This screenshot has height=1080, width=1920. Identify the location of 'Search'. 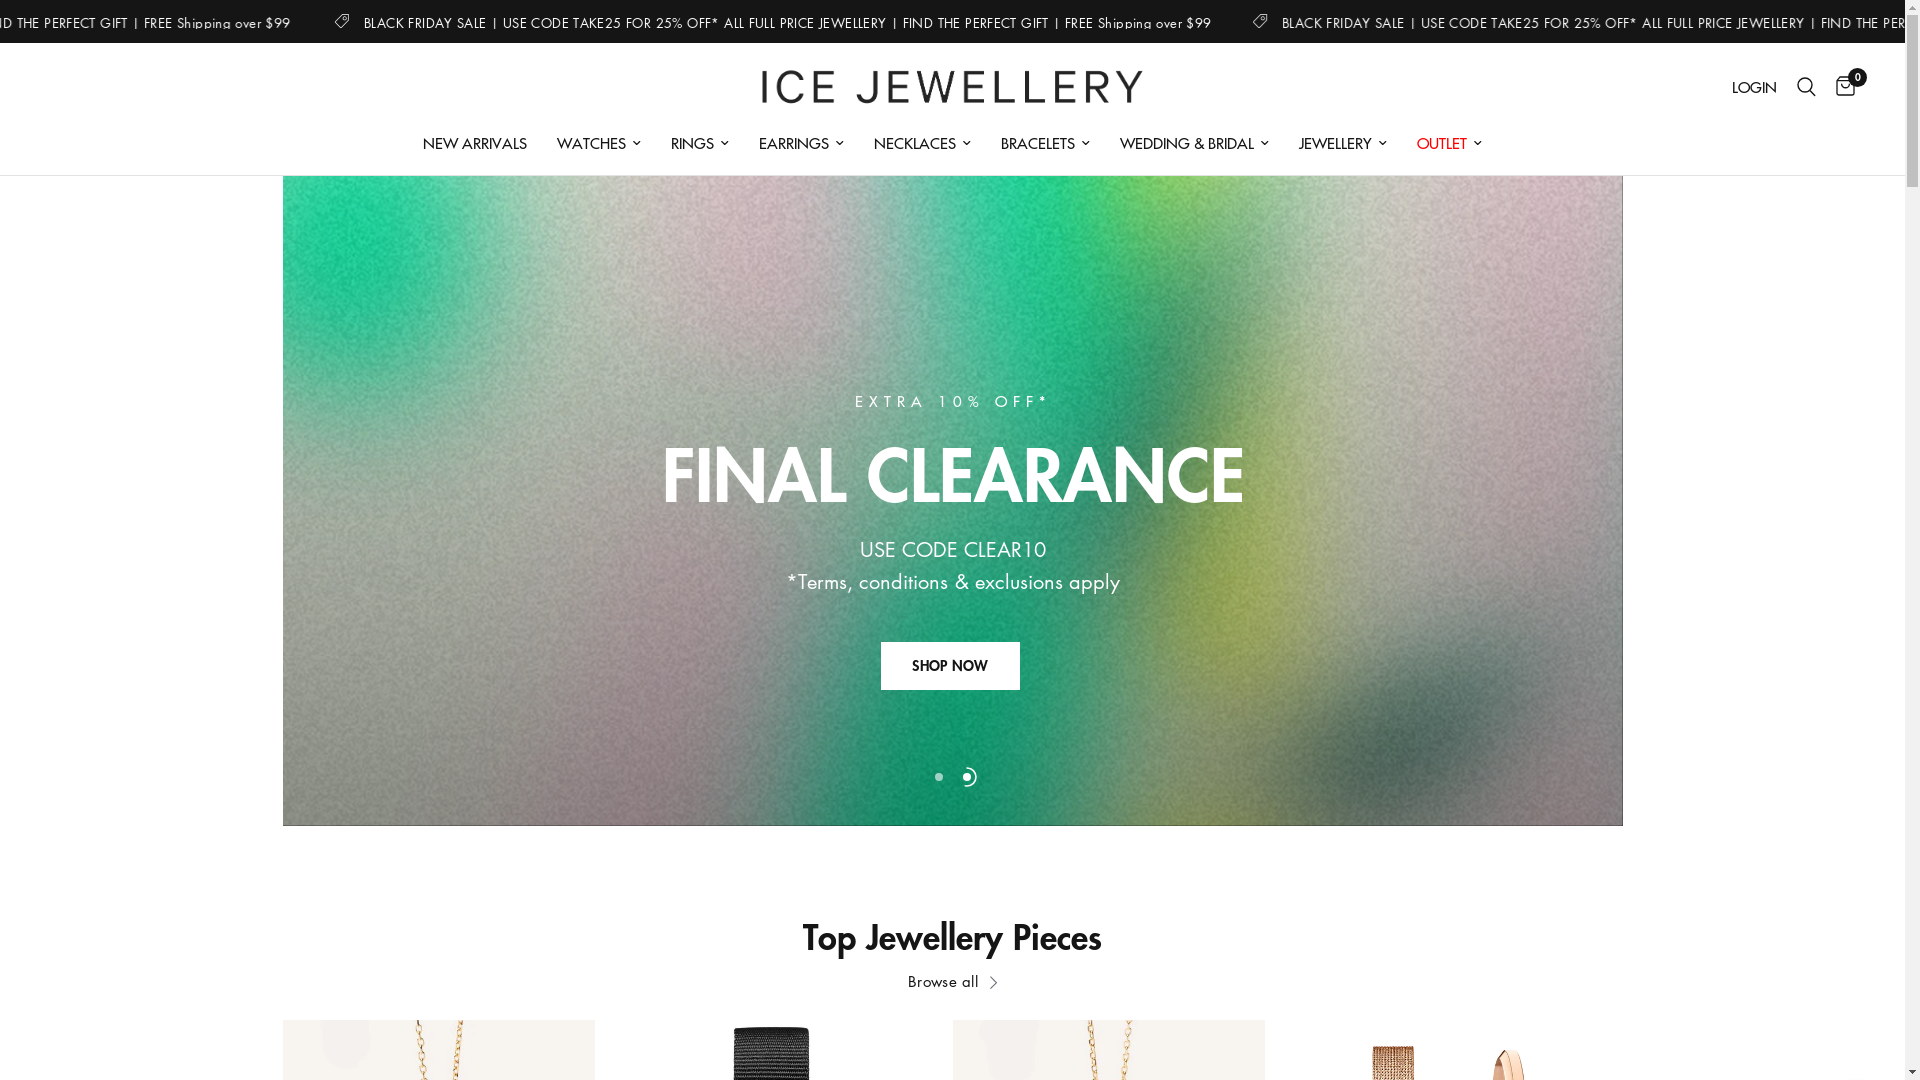
(1806, 86).